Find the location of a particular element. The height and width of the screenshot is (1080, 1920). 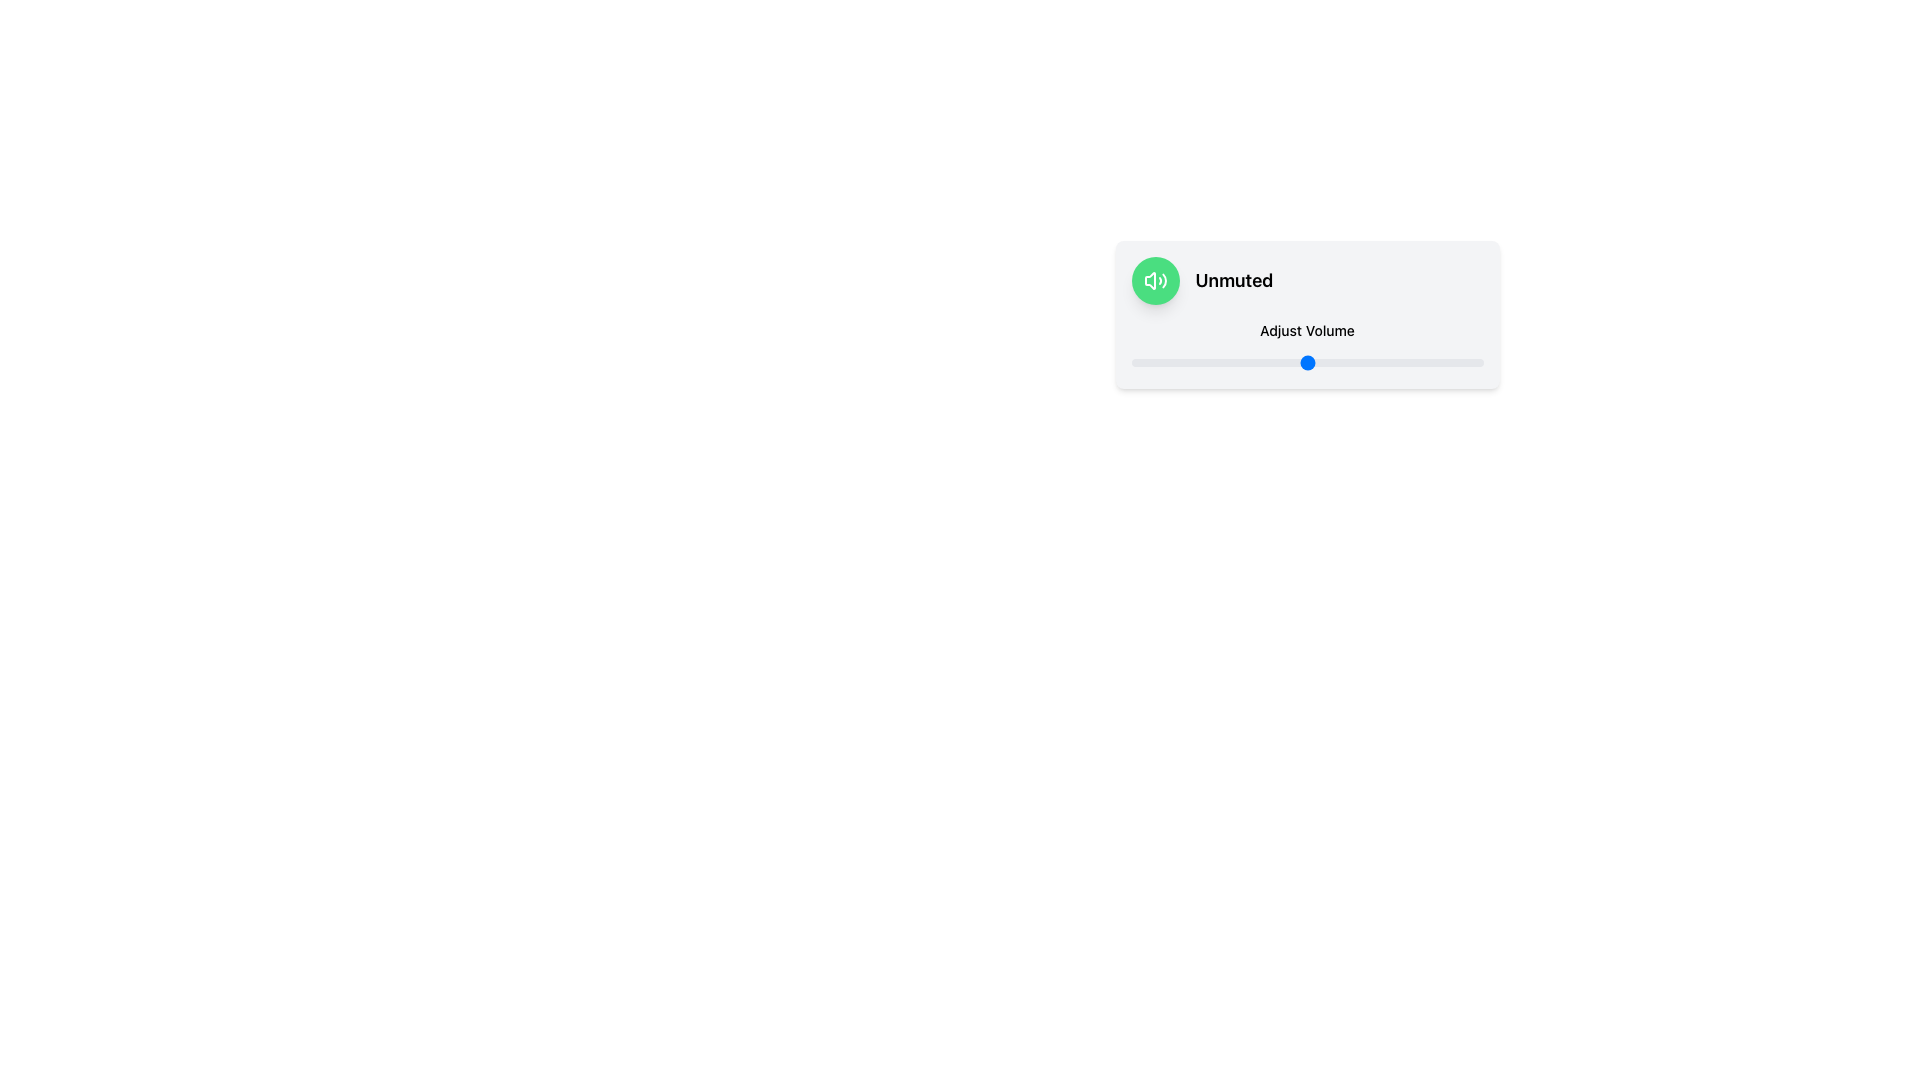

the volume is located at coordinates (1310, 362).